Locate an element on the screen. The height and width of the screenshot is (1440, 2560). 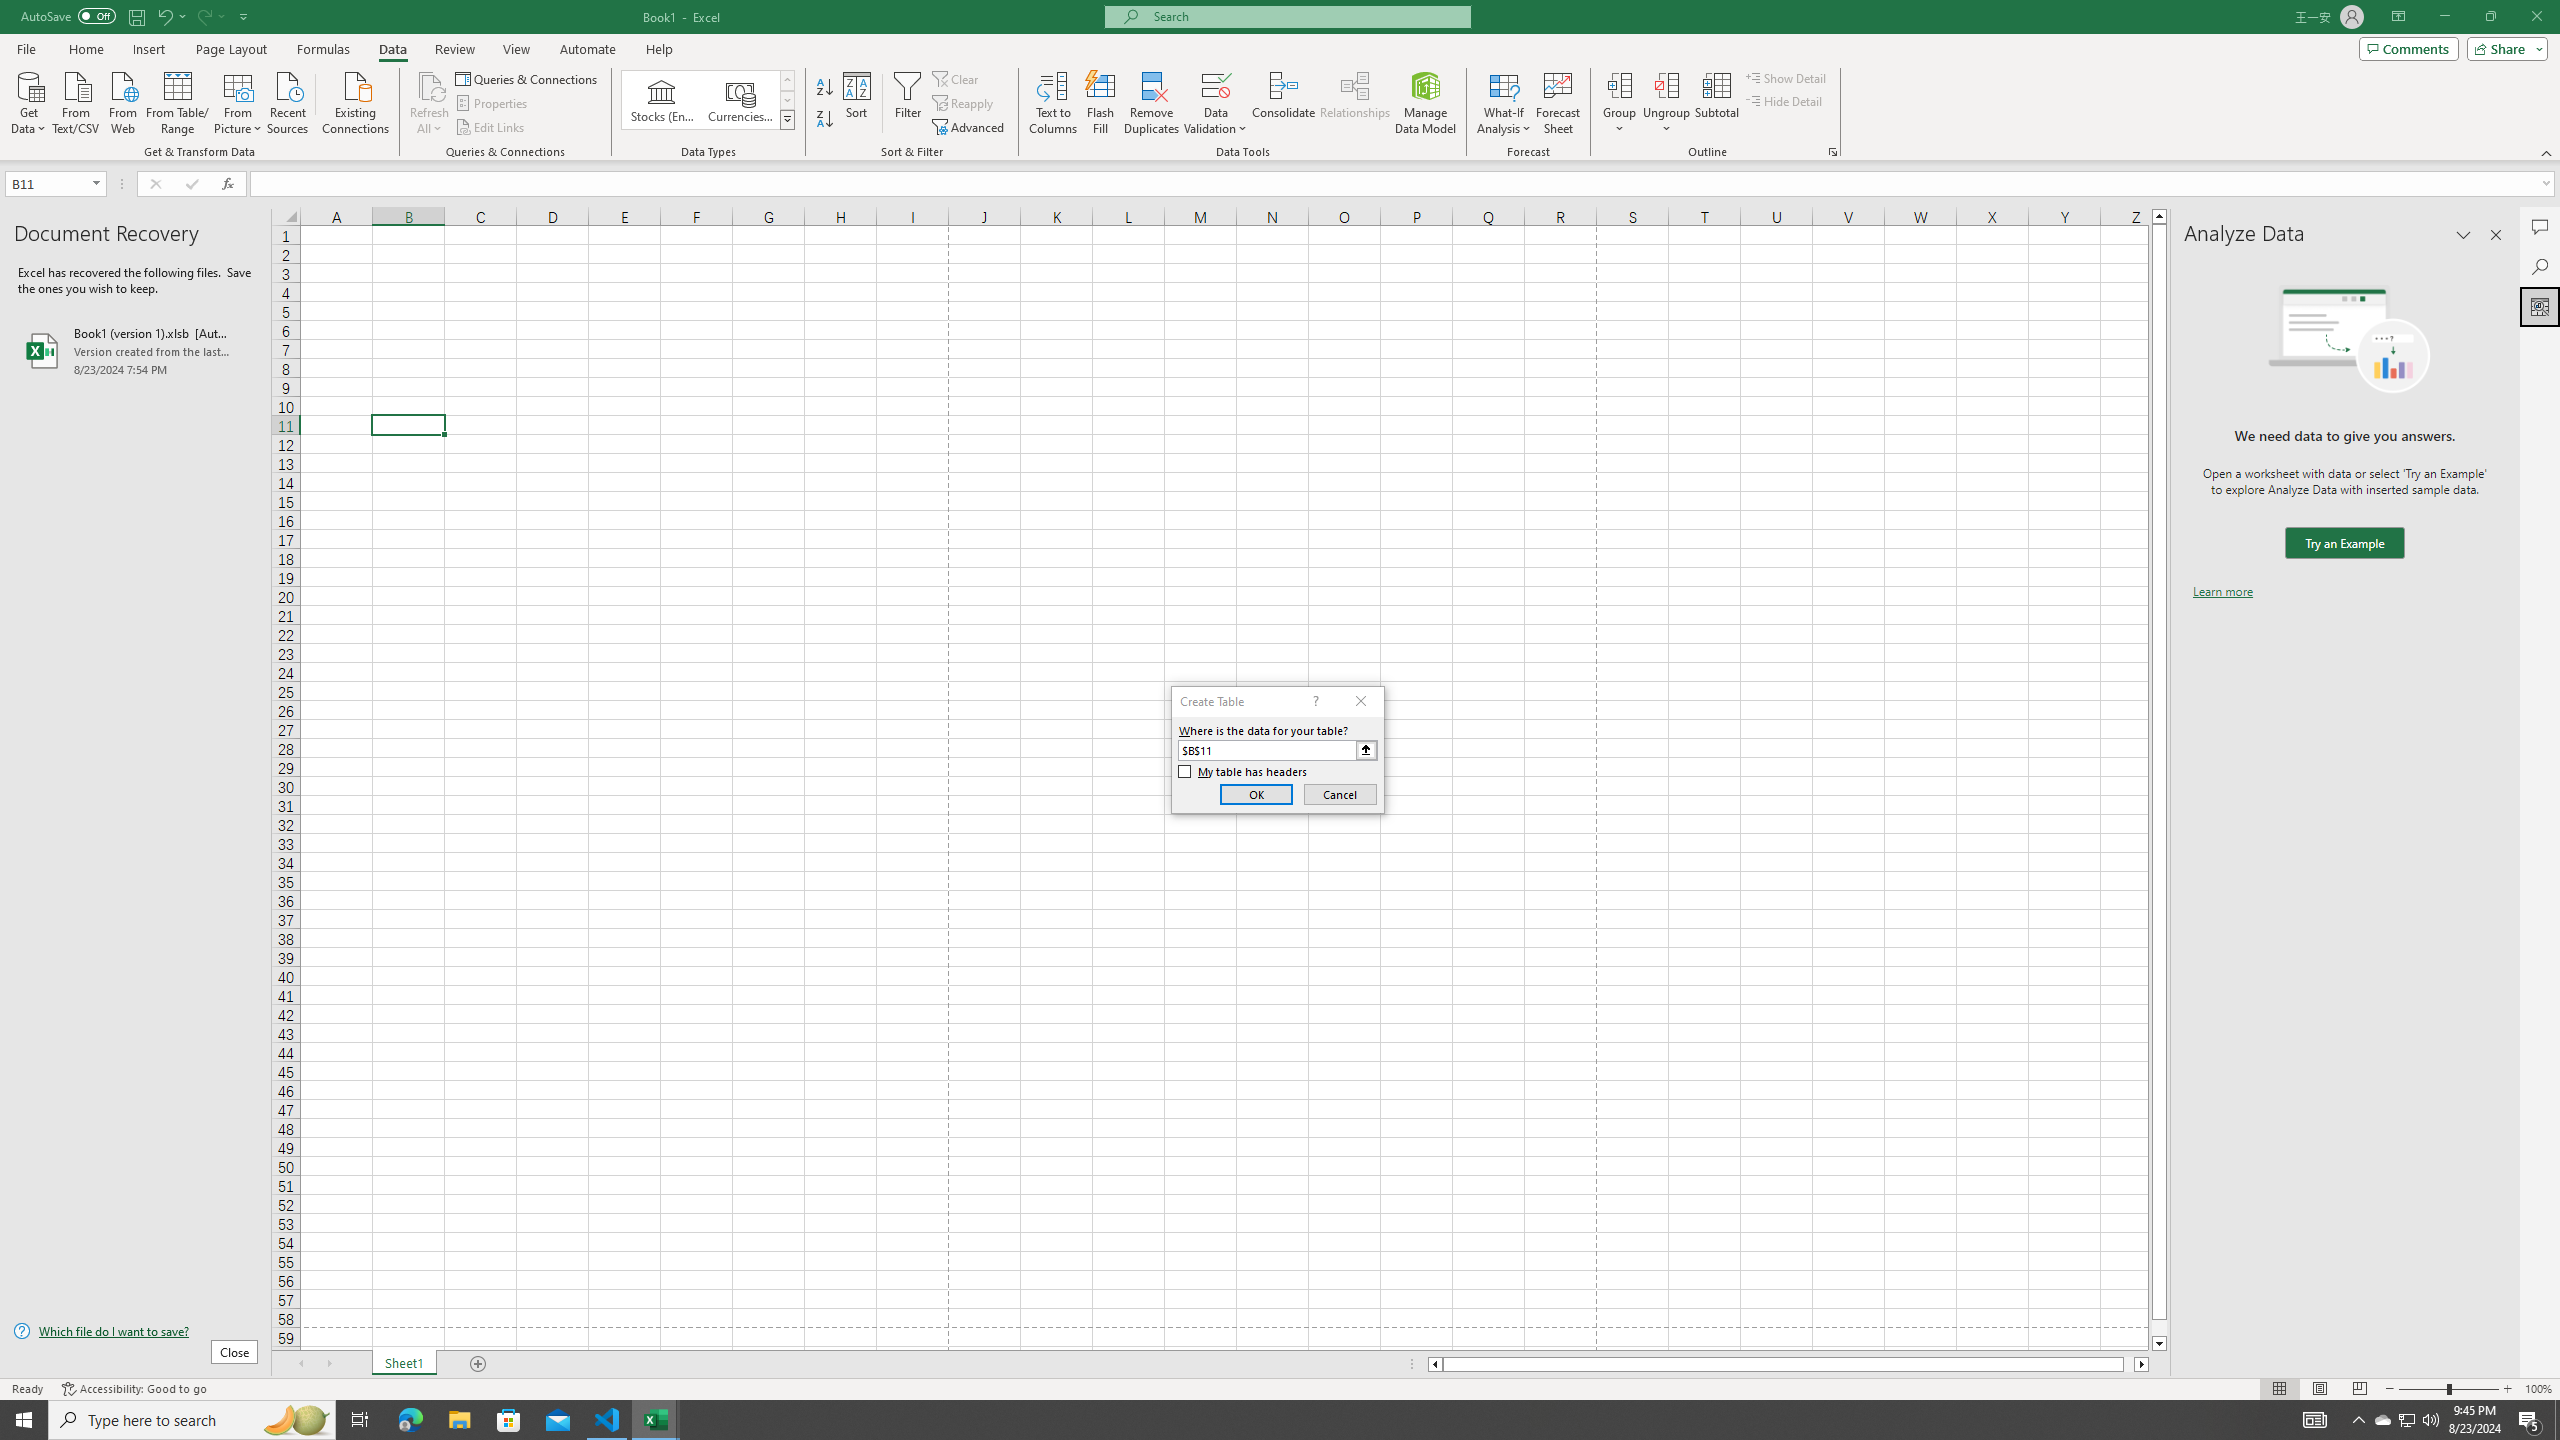
'Currencies (English)' is located at coordinates (738, 99).